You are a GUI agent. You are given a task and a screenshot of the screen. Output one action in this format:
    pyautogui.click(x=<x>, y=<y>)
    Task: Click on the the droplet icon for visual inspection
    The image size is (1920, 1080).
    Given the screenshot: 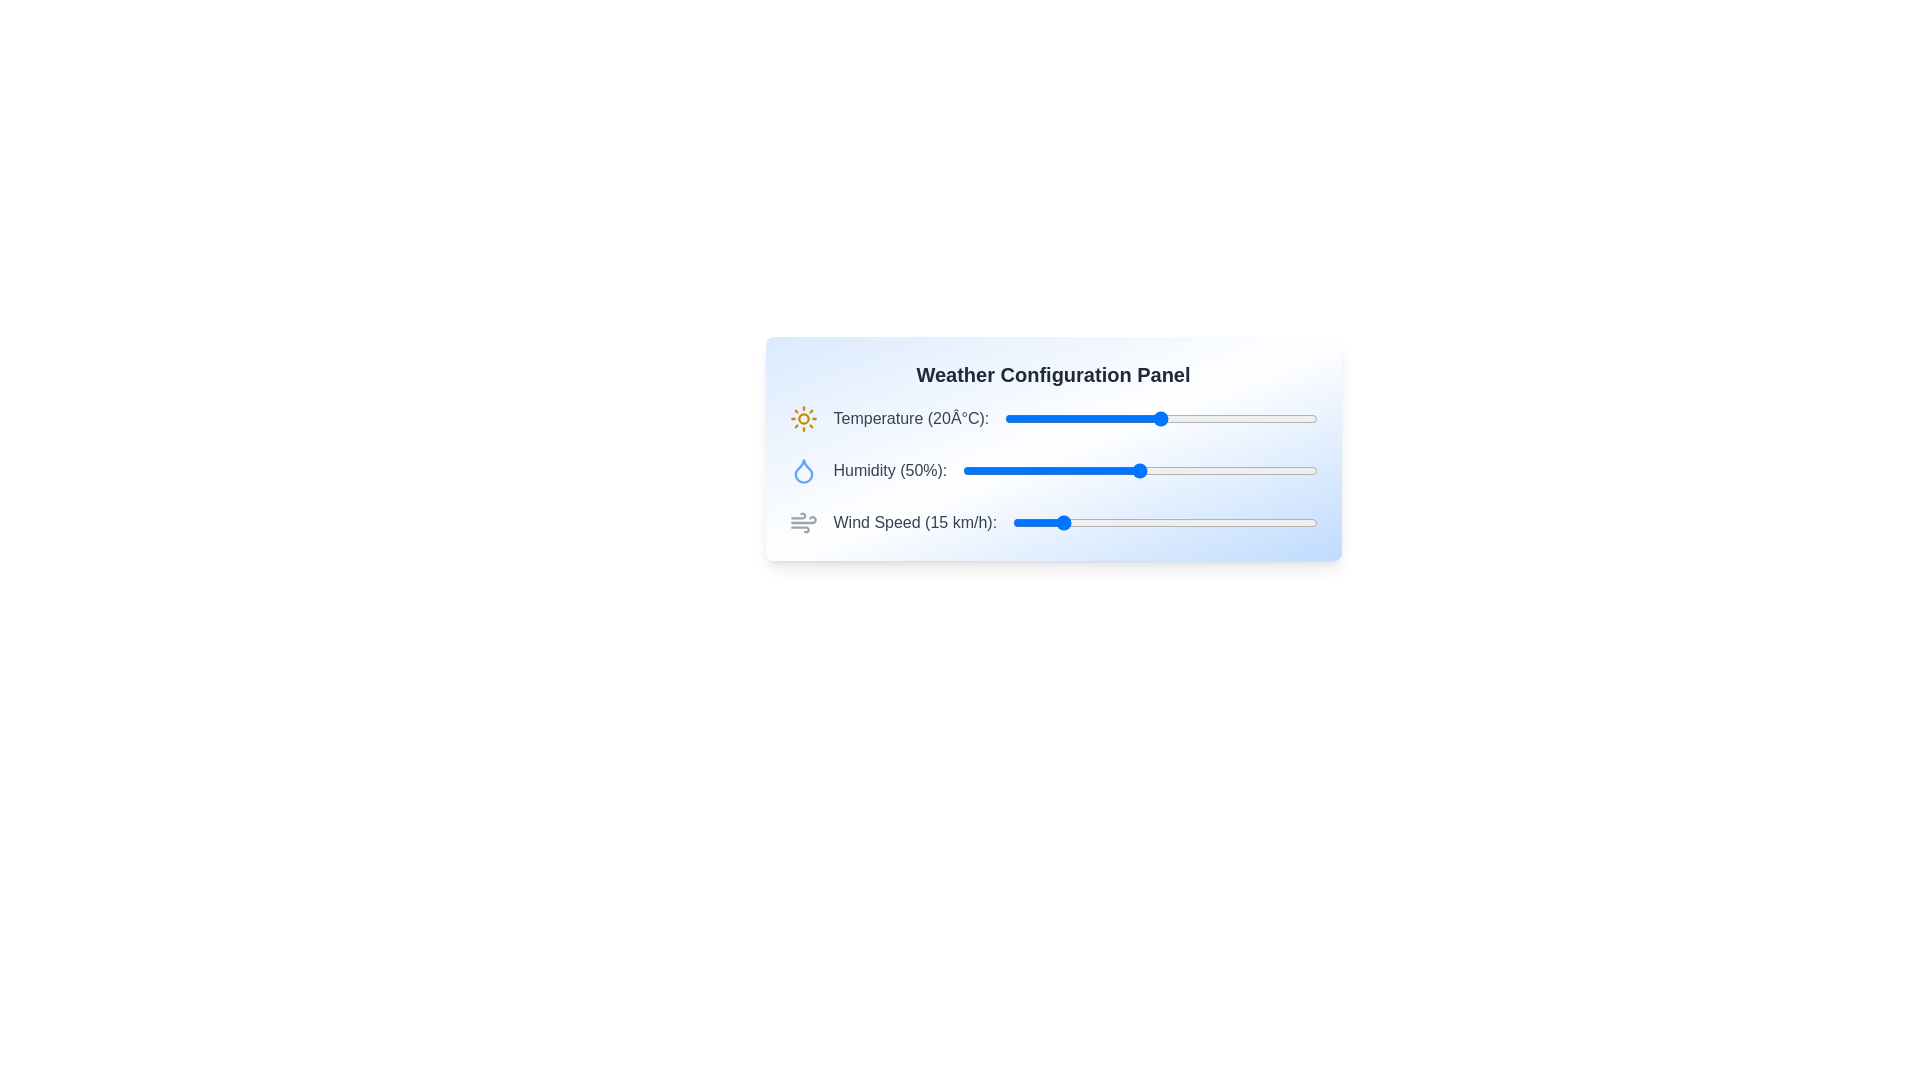 What is the action you would take?
    pyautogui.click(x=803, y=470)
    